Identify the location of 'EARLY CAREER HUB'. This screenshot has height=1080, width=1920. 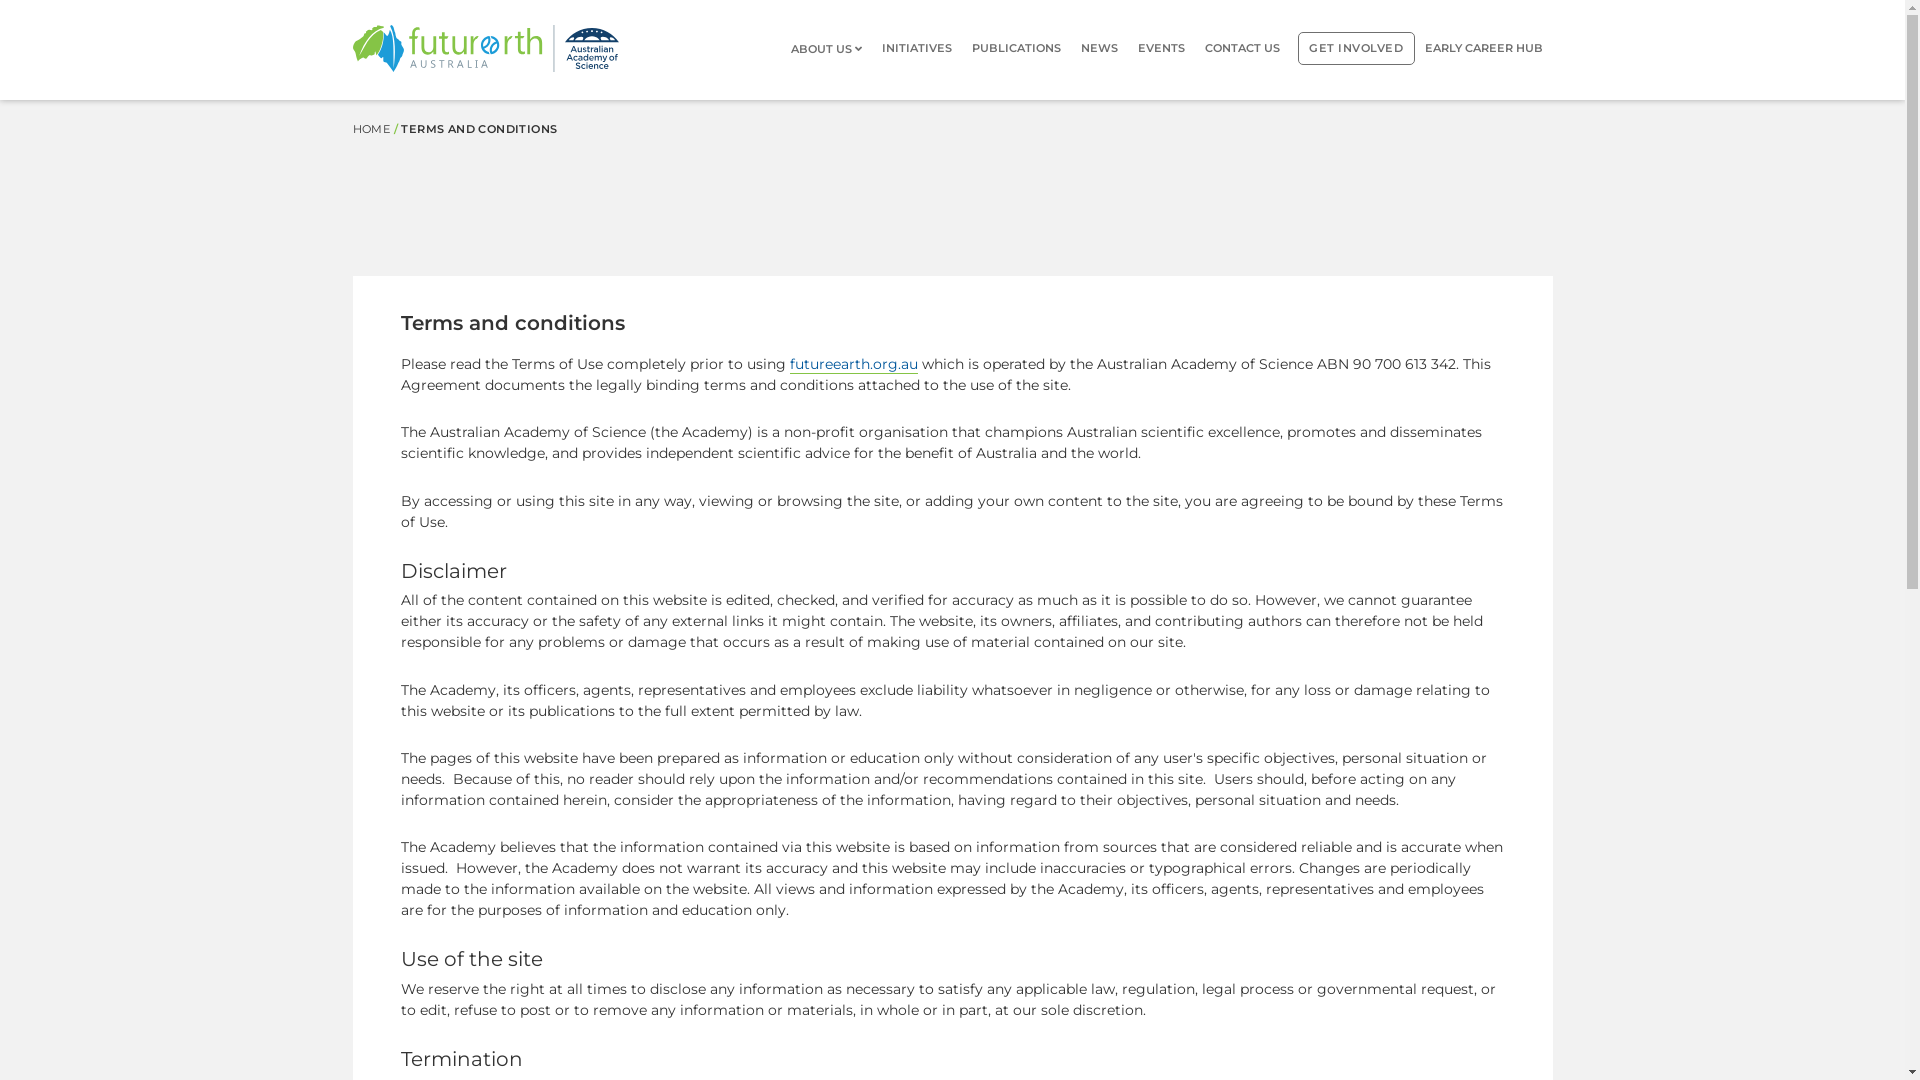
(1483, 47).